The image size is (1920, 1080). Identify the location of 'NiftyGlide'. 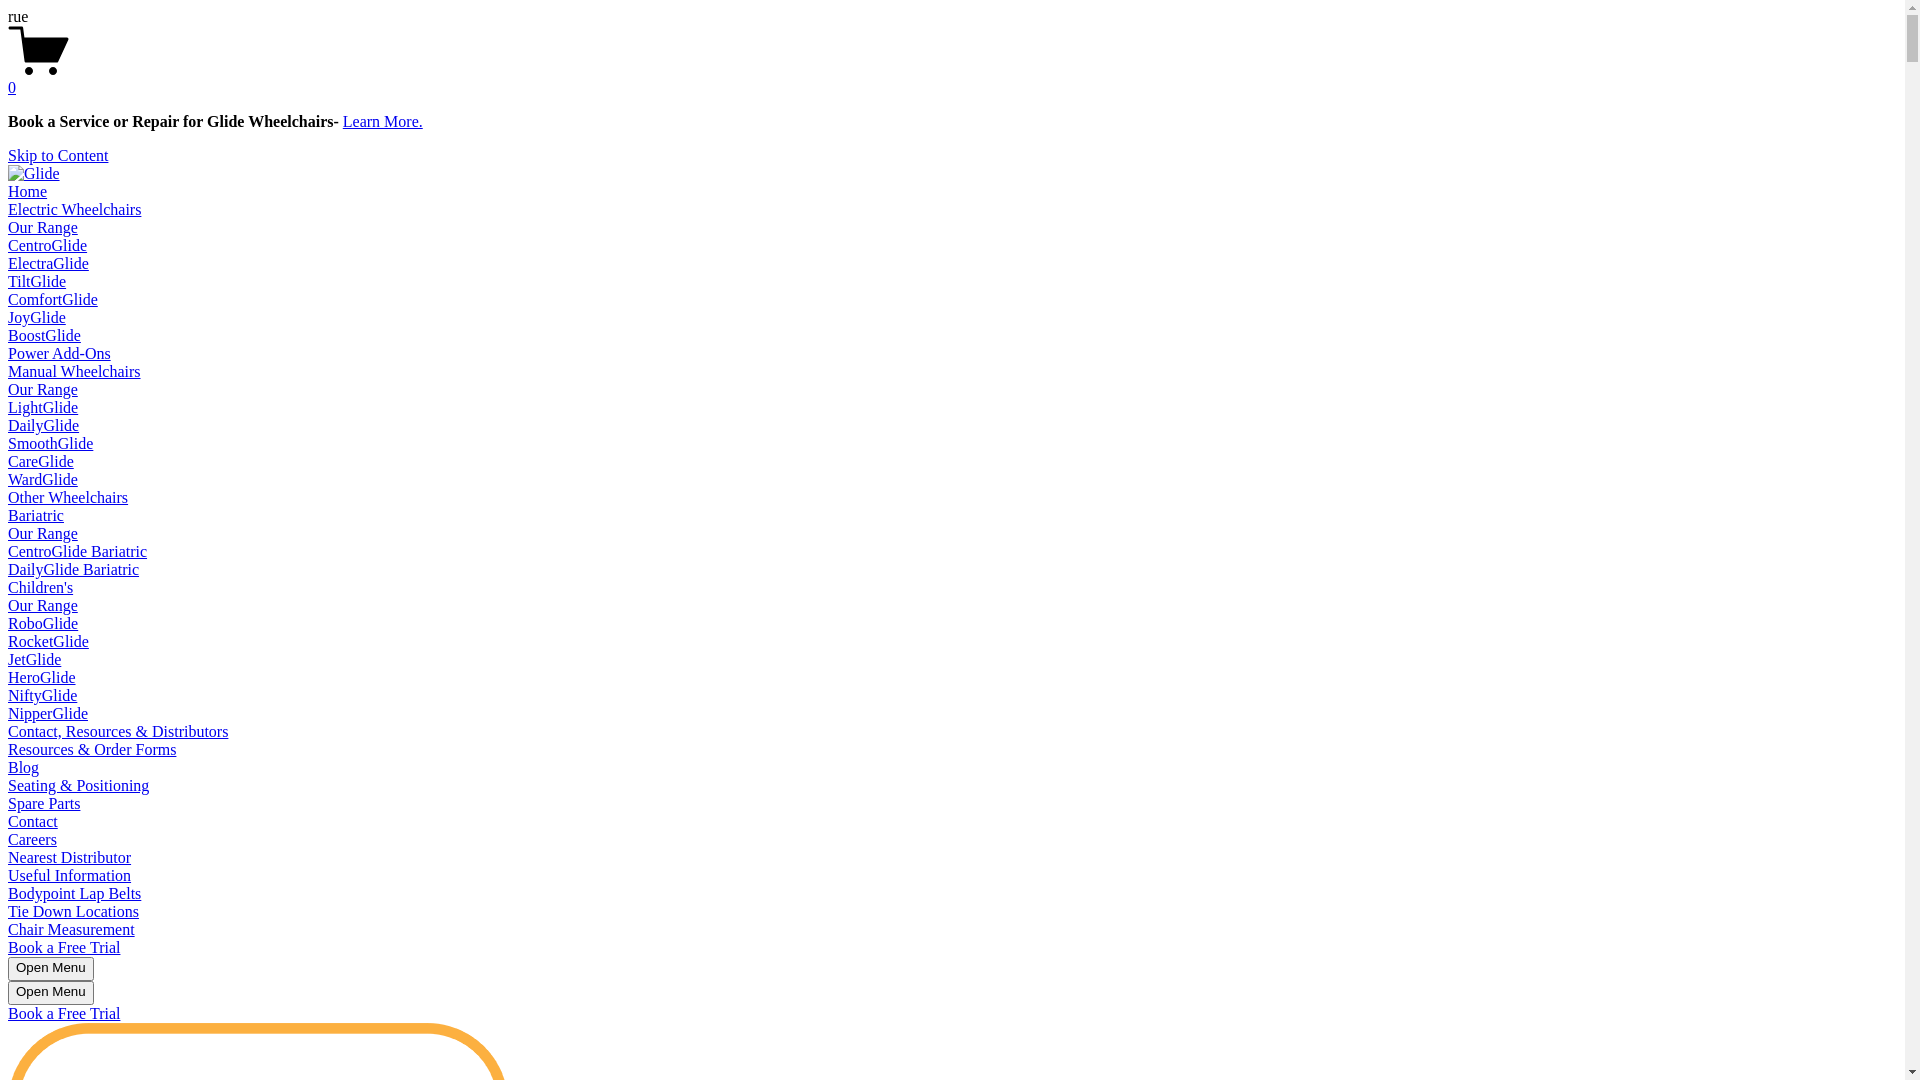
(42, 694).